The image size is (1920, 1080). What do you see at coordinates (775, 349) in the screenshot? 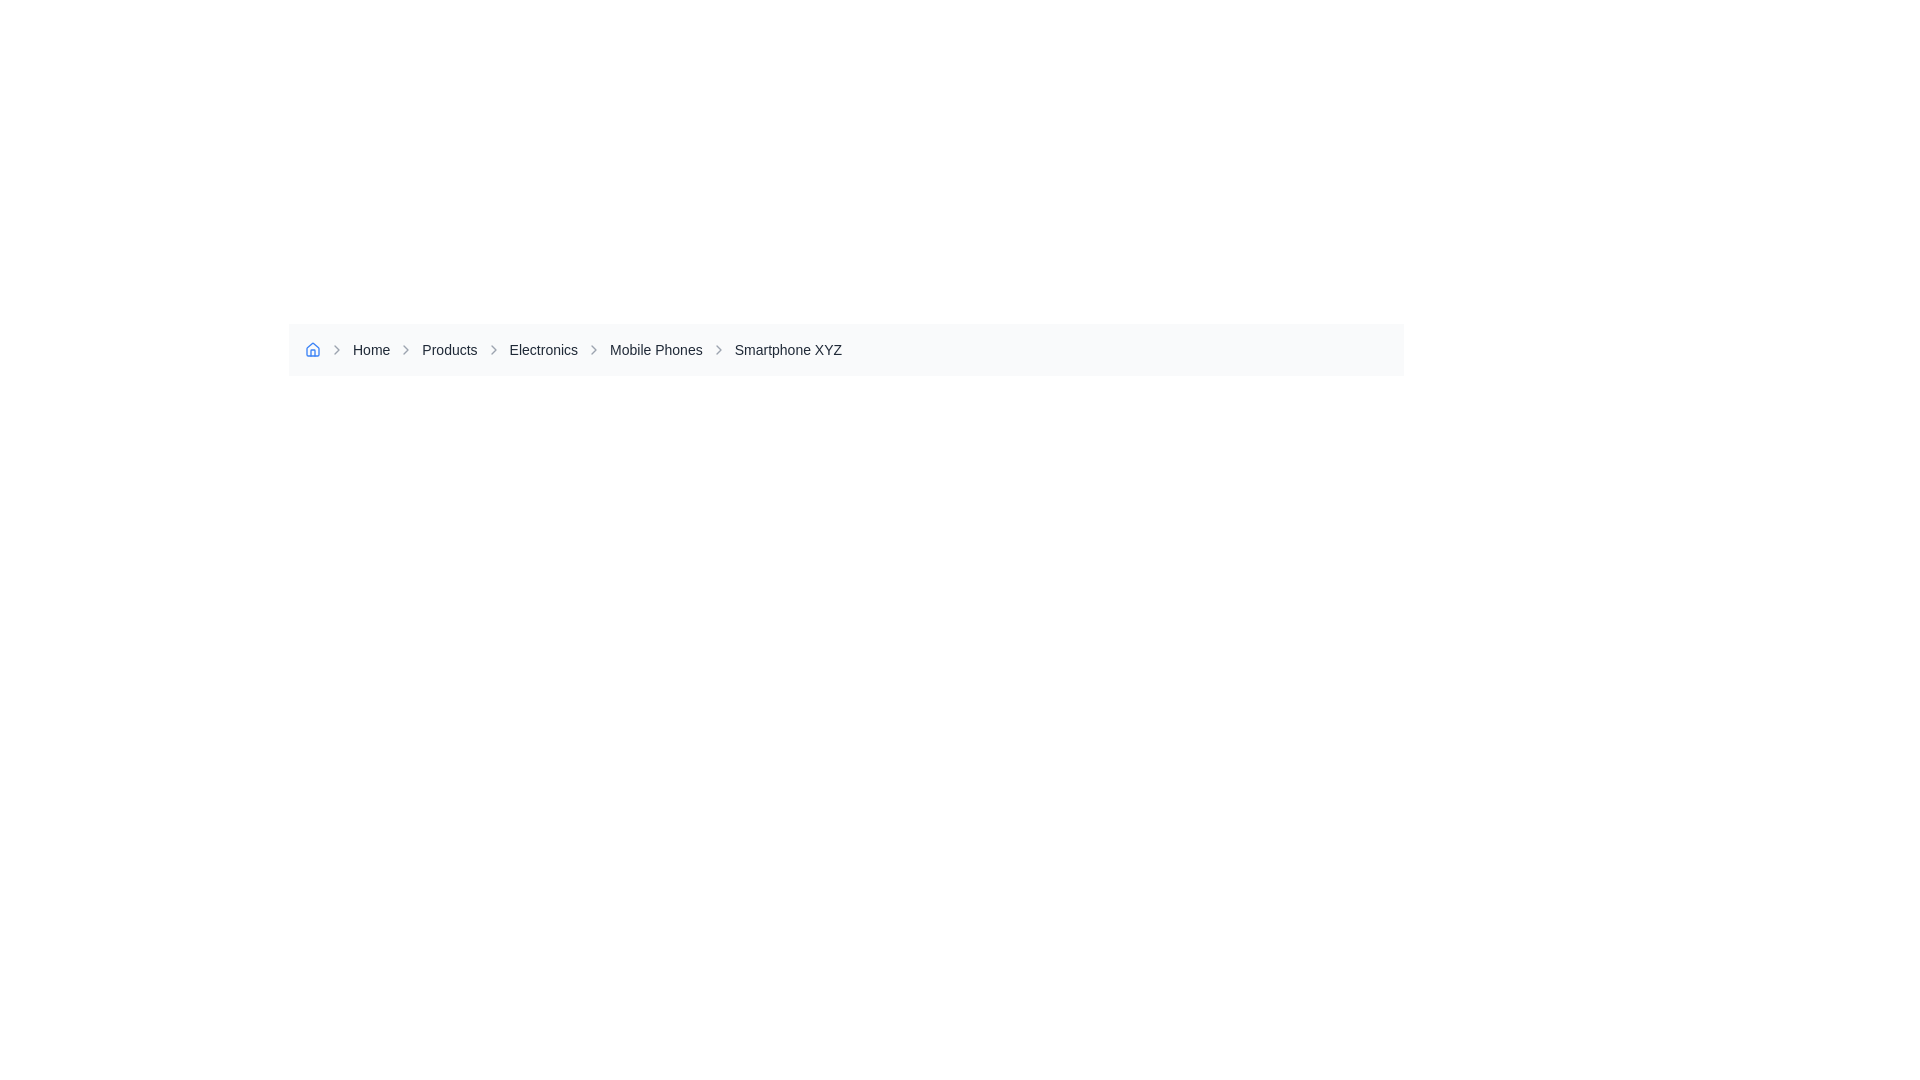
I see `the 'Smartphone XYZ' text link within the breadcrumb navigation` at bounding box center [775, 349].